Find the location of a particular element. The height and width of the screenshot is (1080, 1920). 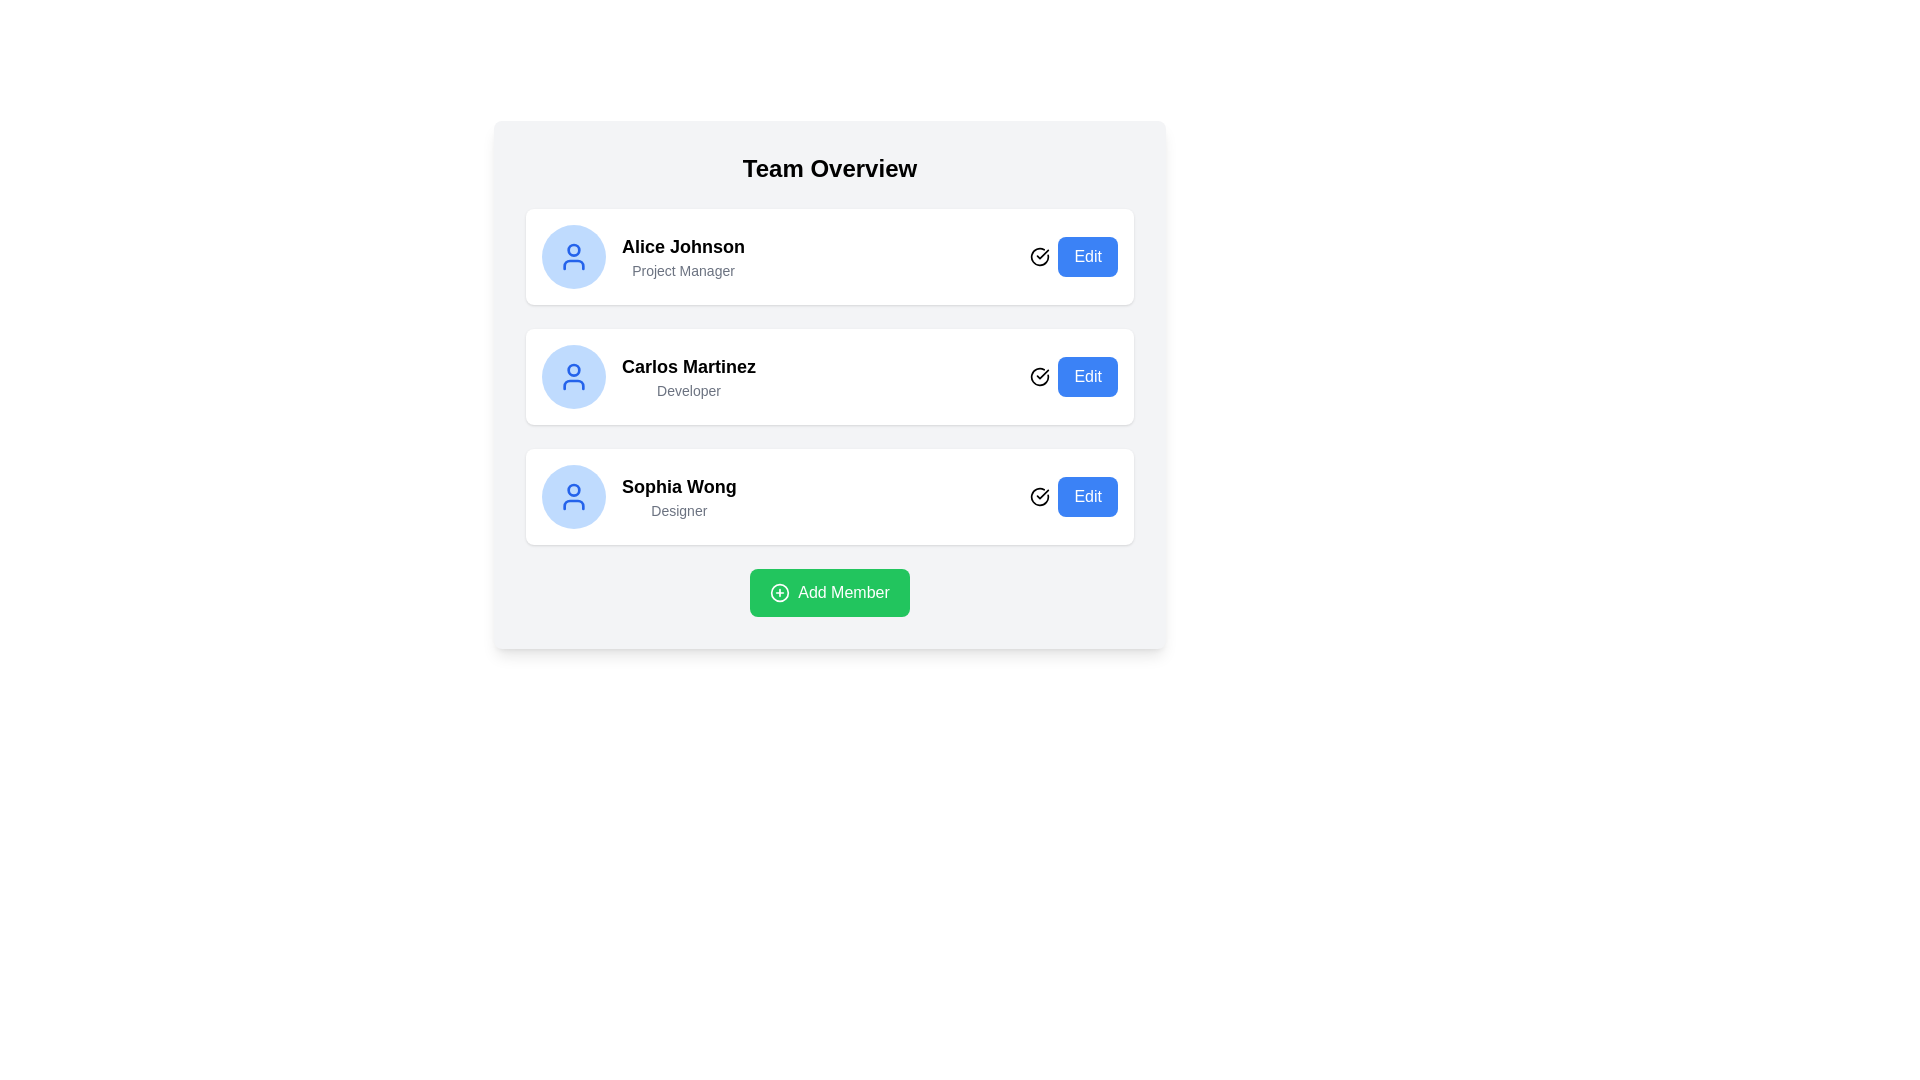

the user icon styled in blue within the light-blue circular background, representing Alice Johnson, Project Manager, located on the first card in the list is located at coordinates (573, 256).